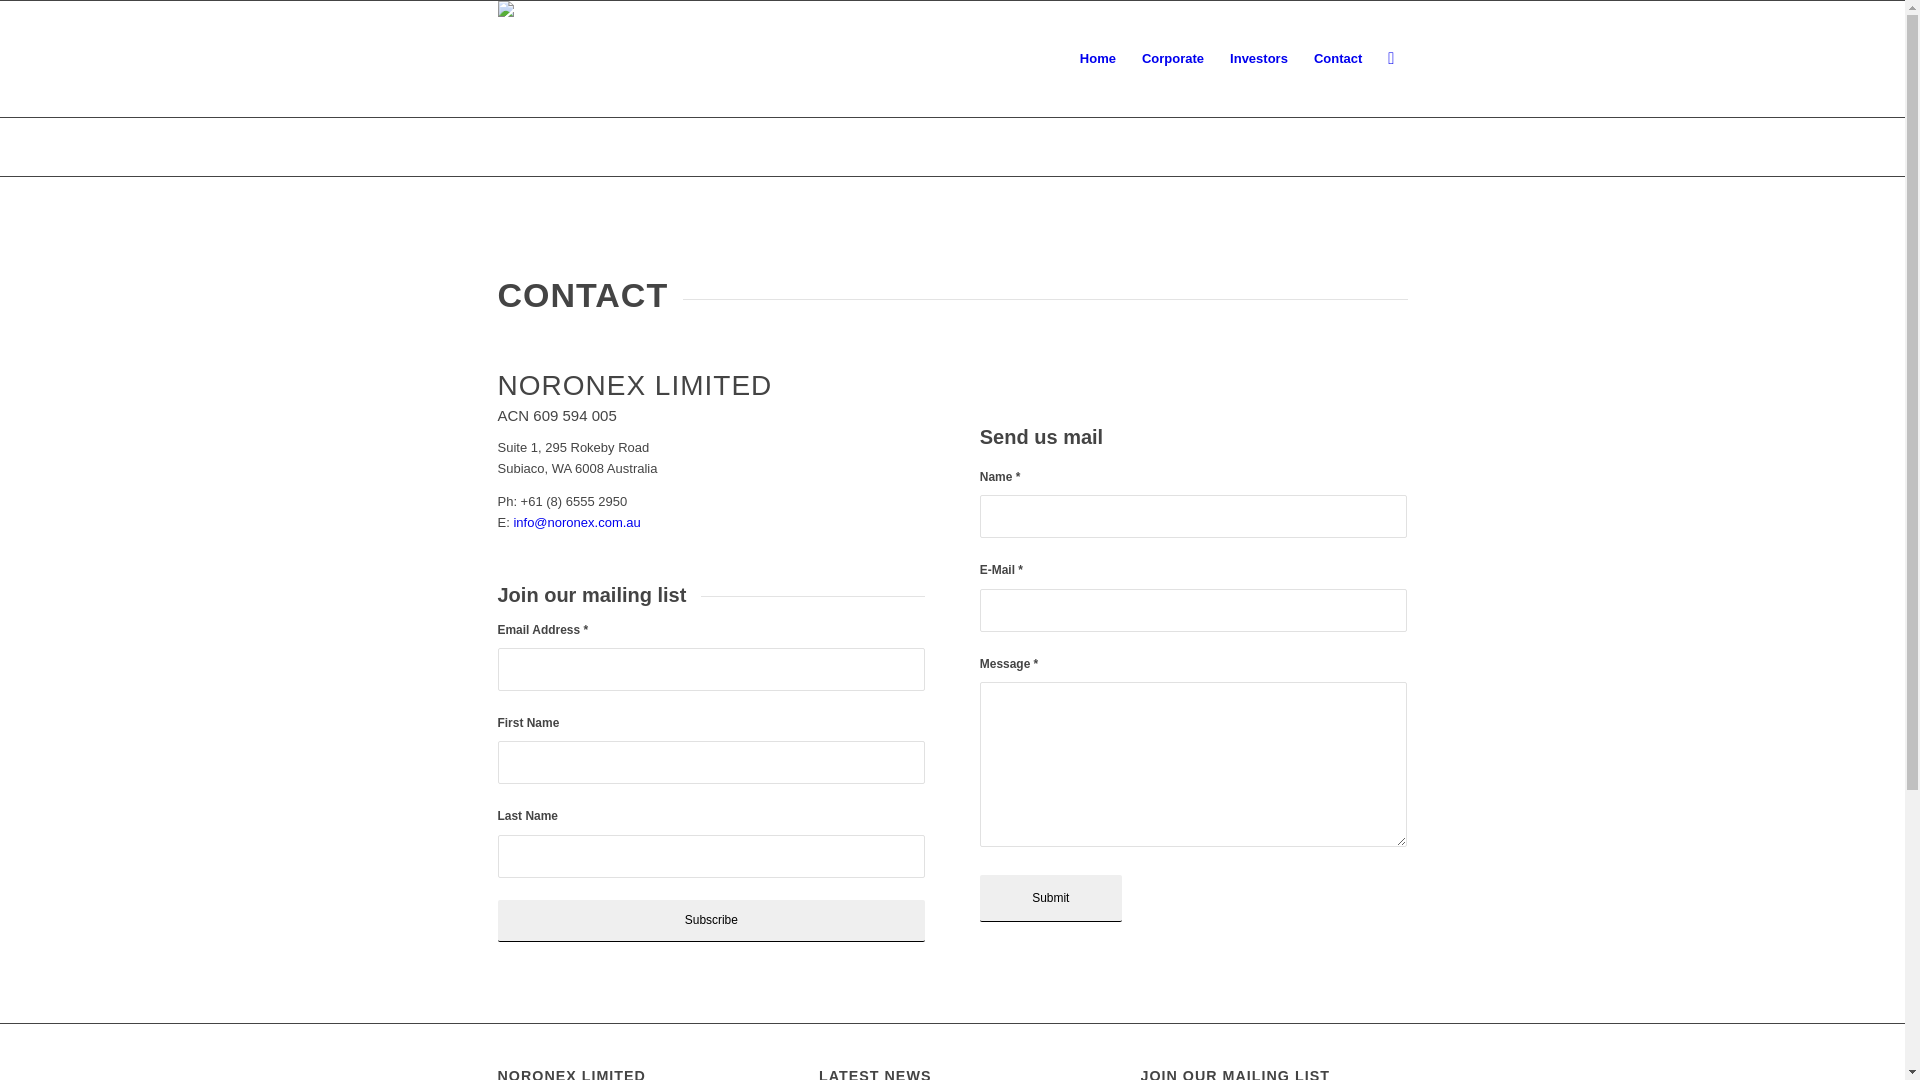  What do you see at coordinates (575, 521) in the screenshot?
I see `'info@noronex.com.au'` at bounding box center [575, 521].